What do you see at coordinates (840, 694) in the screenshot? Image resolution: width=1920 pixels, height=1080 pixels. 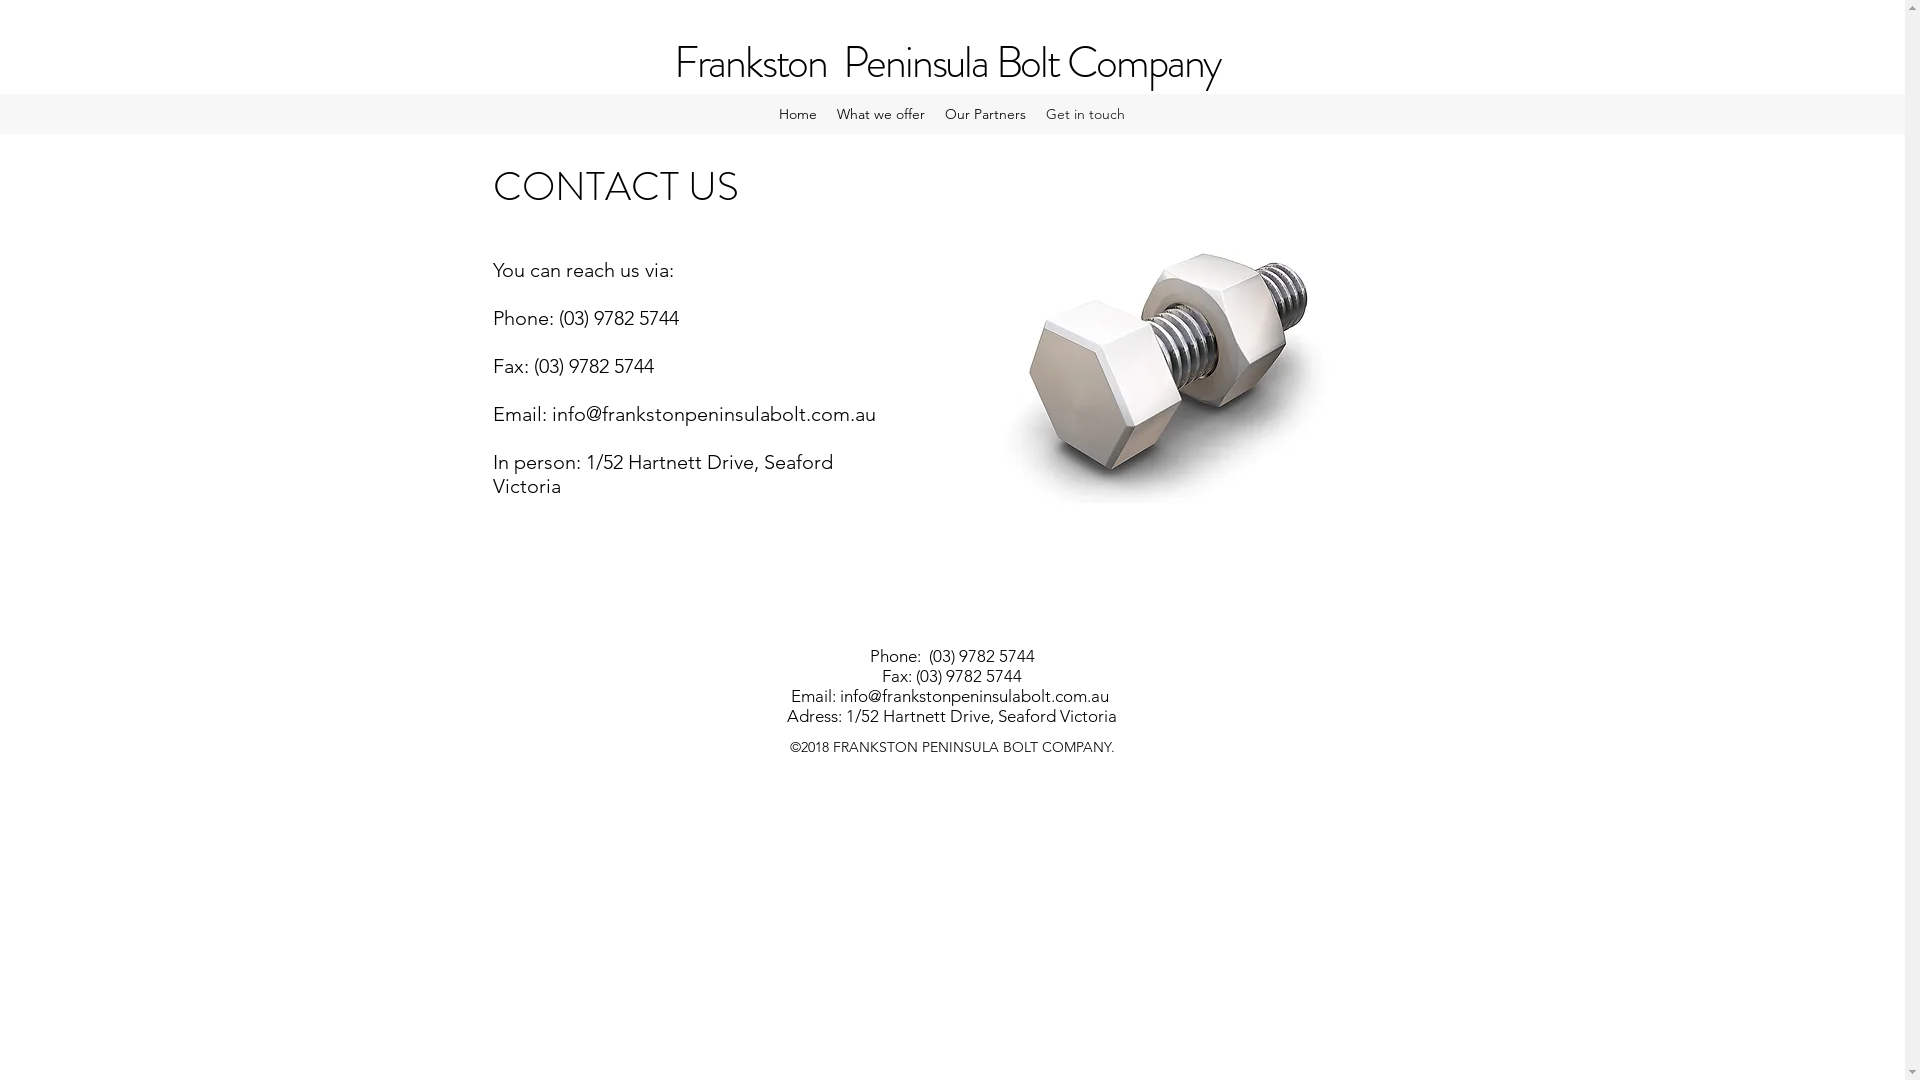 I see `'info@frankstonpeninsulabolt.com.au'` at bounding box center [840, 694].